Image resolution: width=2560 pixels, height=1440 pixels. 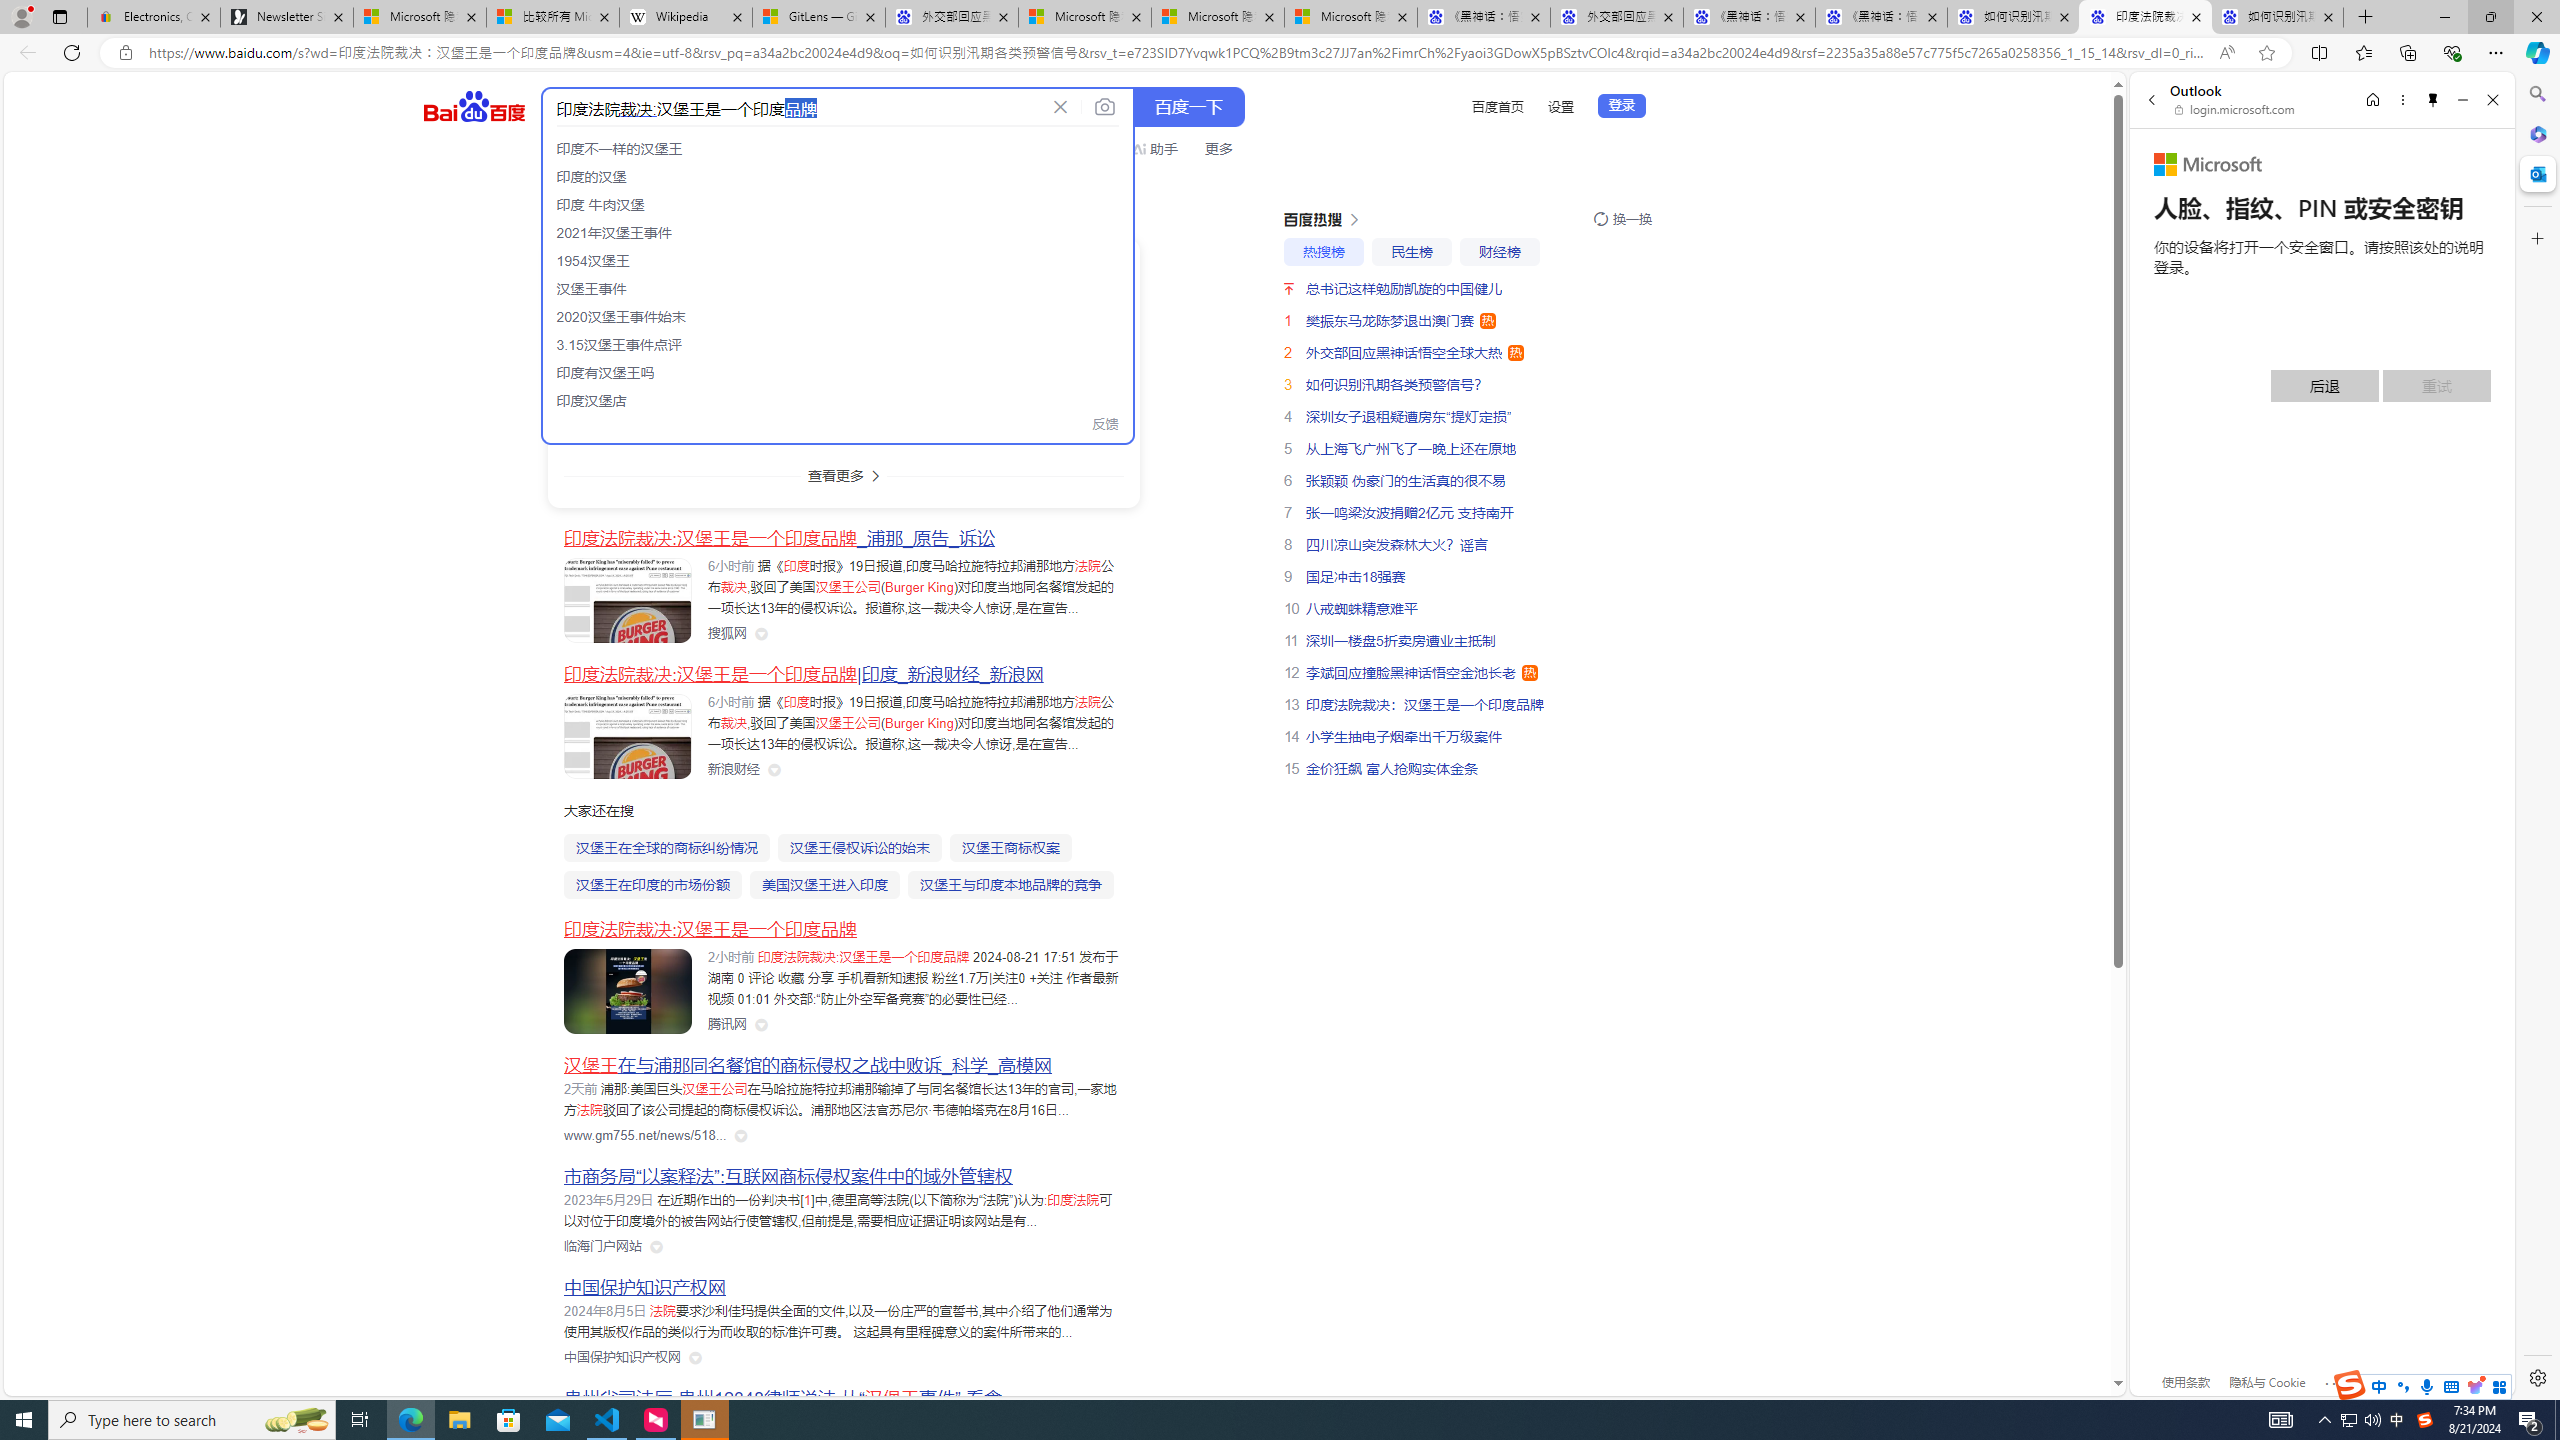 What do you see at coordinates (285, 16) in the screenshot?
I see `'Newsletter Sign Up'` at bounding box center [285, 16].